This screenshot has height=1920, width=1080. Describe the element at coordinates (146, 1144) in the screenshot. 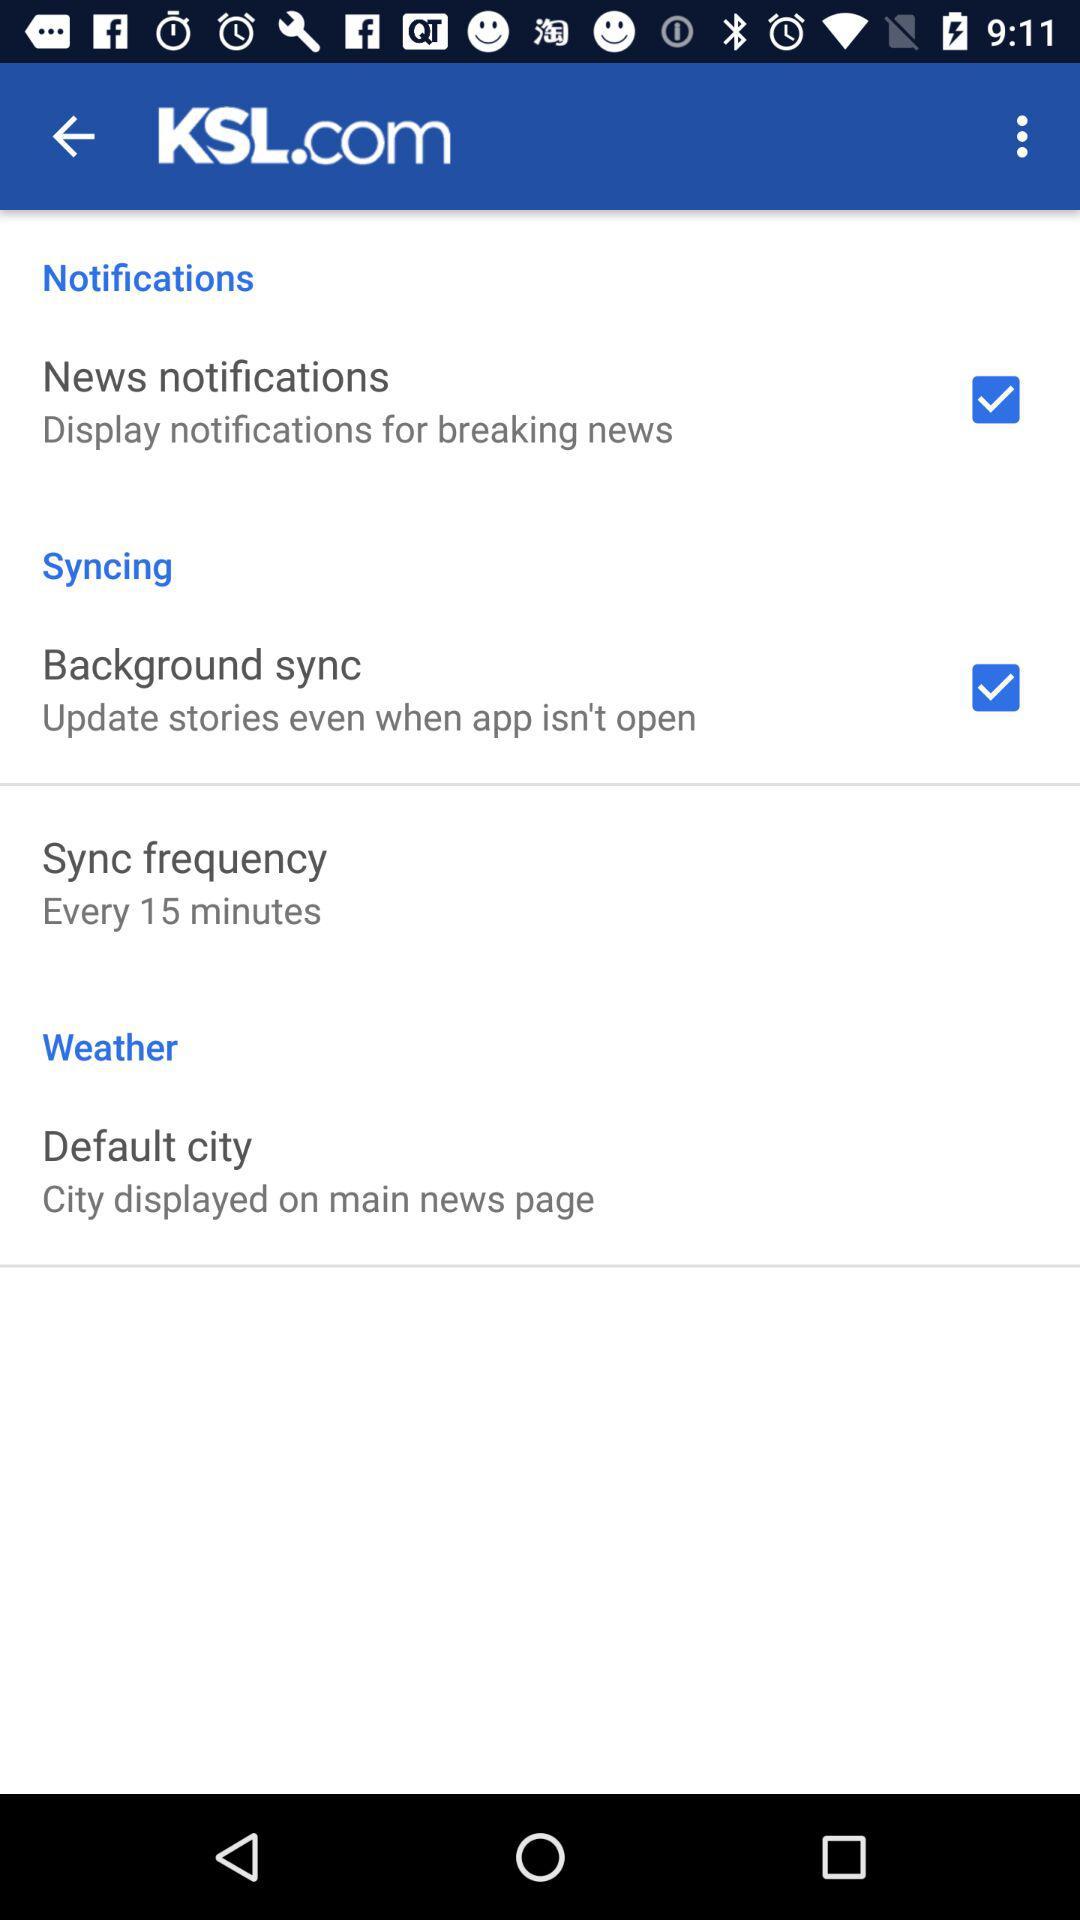

I see `the app below the weather item` at that location.